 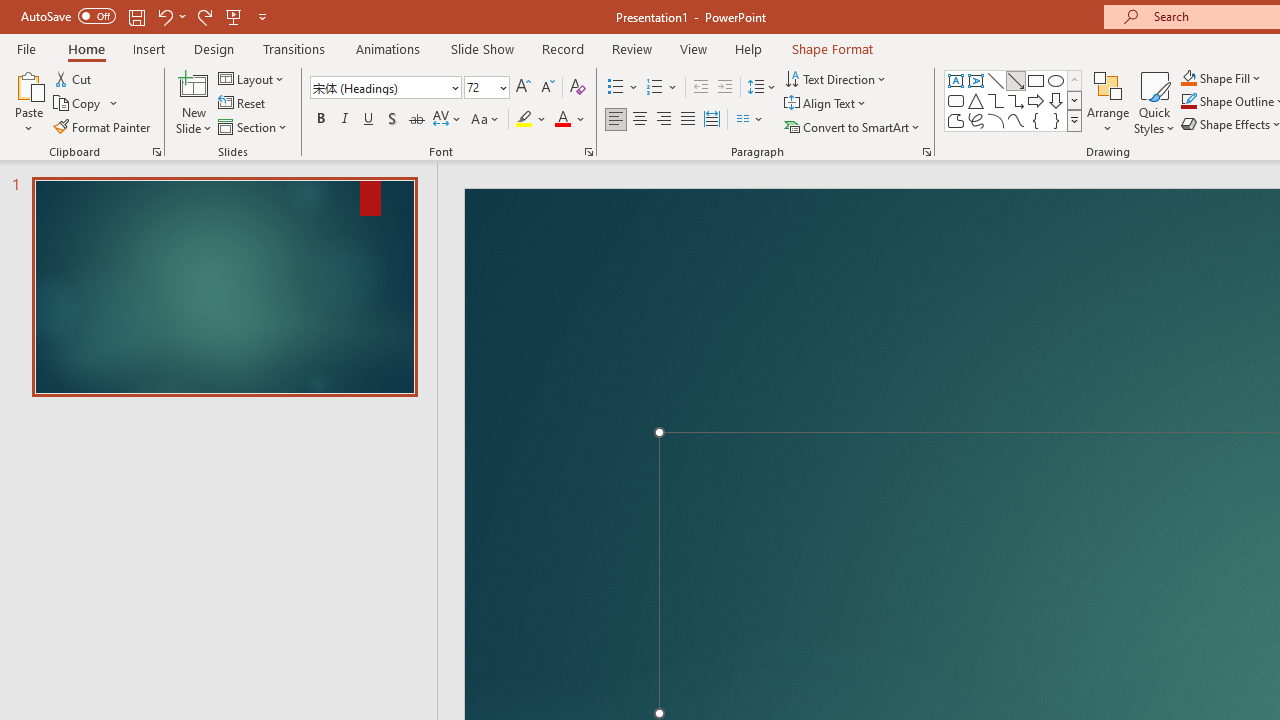 I want to click on 'Line Arrow', so click(x=1016, y=80).